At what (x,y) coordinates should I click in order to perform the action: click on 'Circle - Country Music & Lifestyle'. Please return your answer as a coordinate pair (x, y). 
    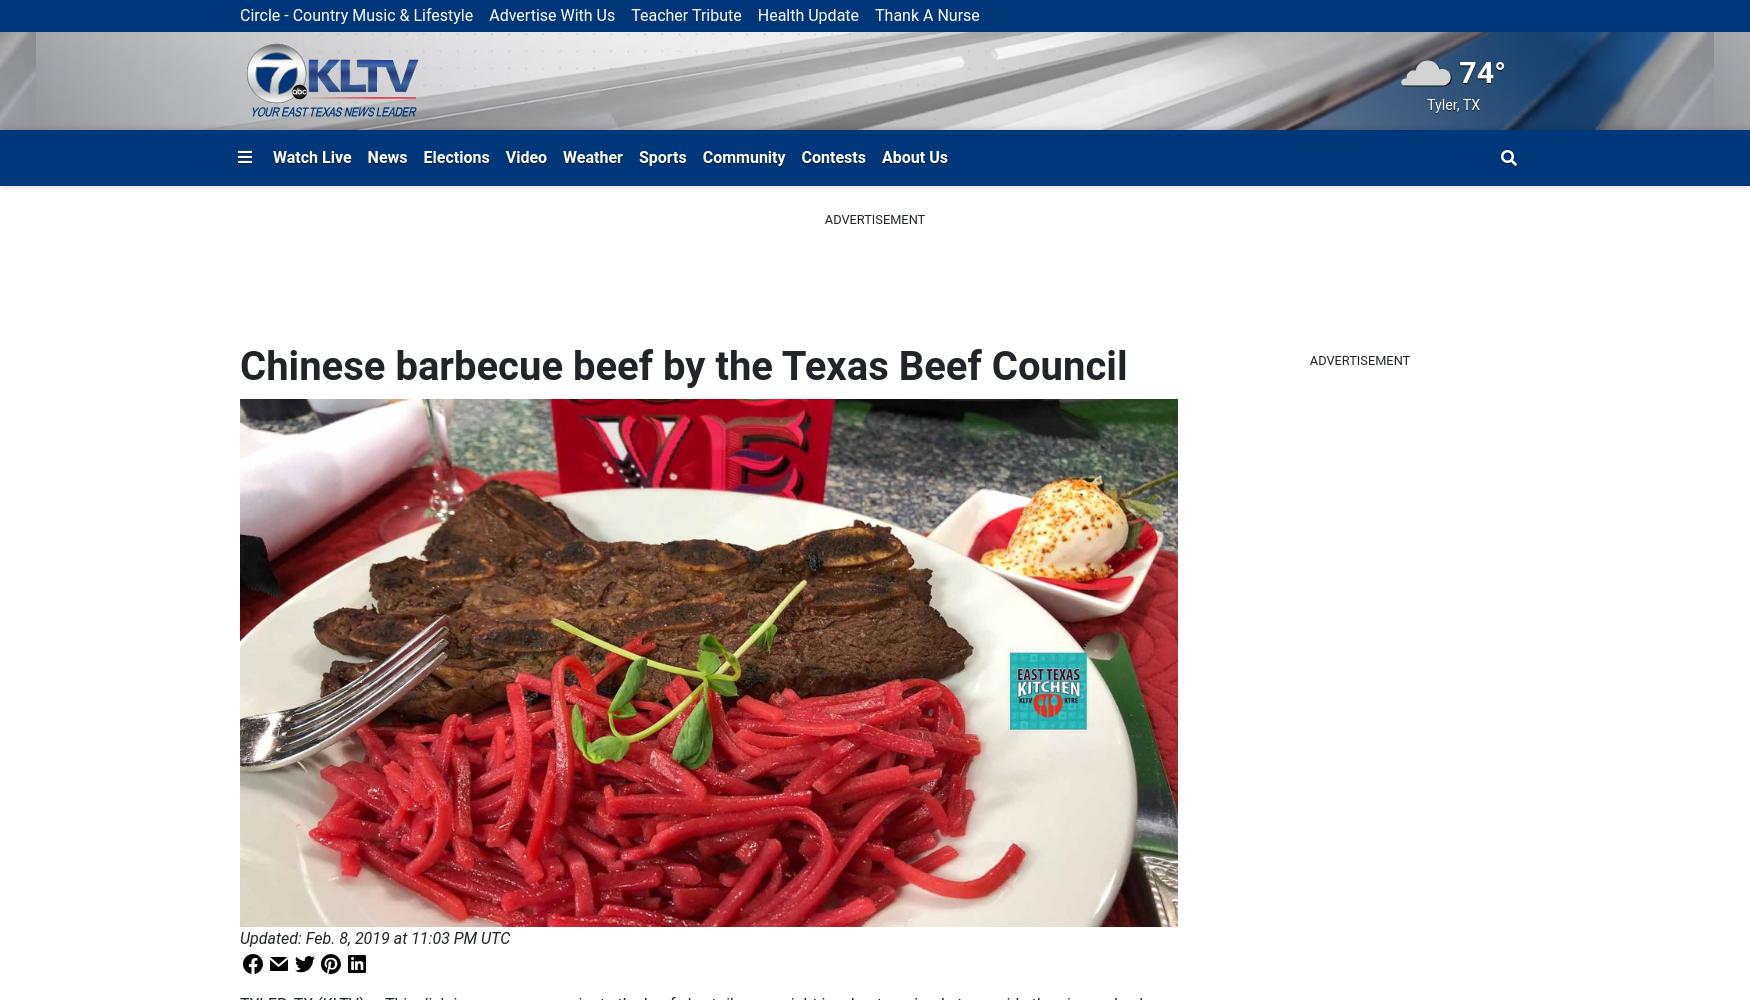
    Looking at the image, I should click on (239, 15).